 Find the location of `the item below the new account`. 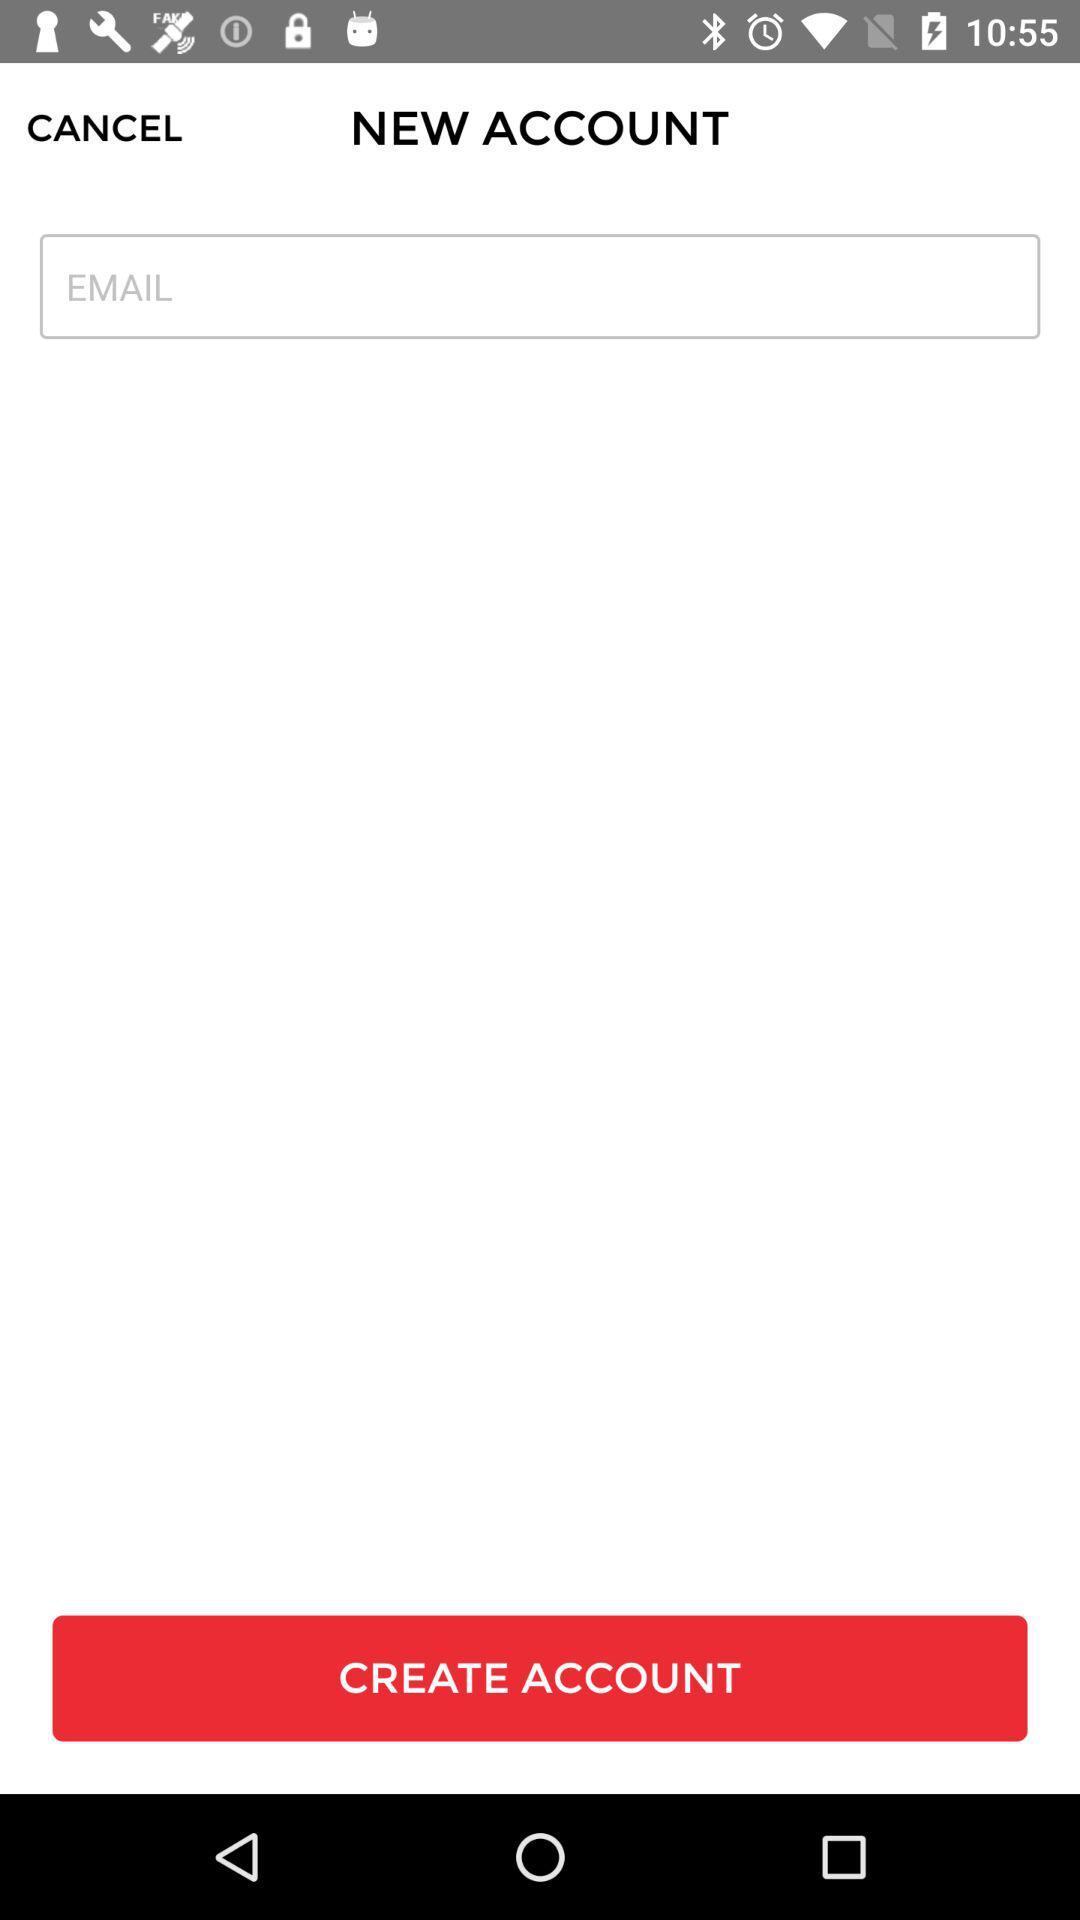

the item below the new account is located at coordinates (540, 285).